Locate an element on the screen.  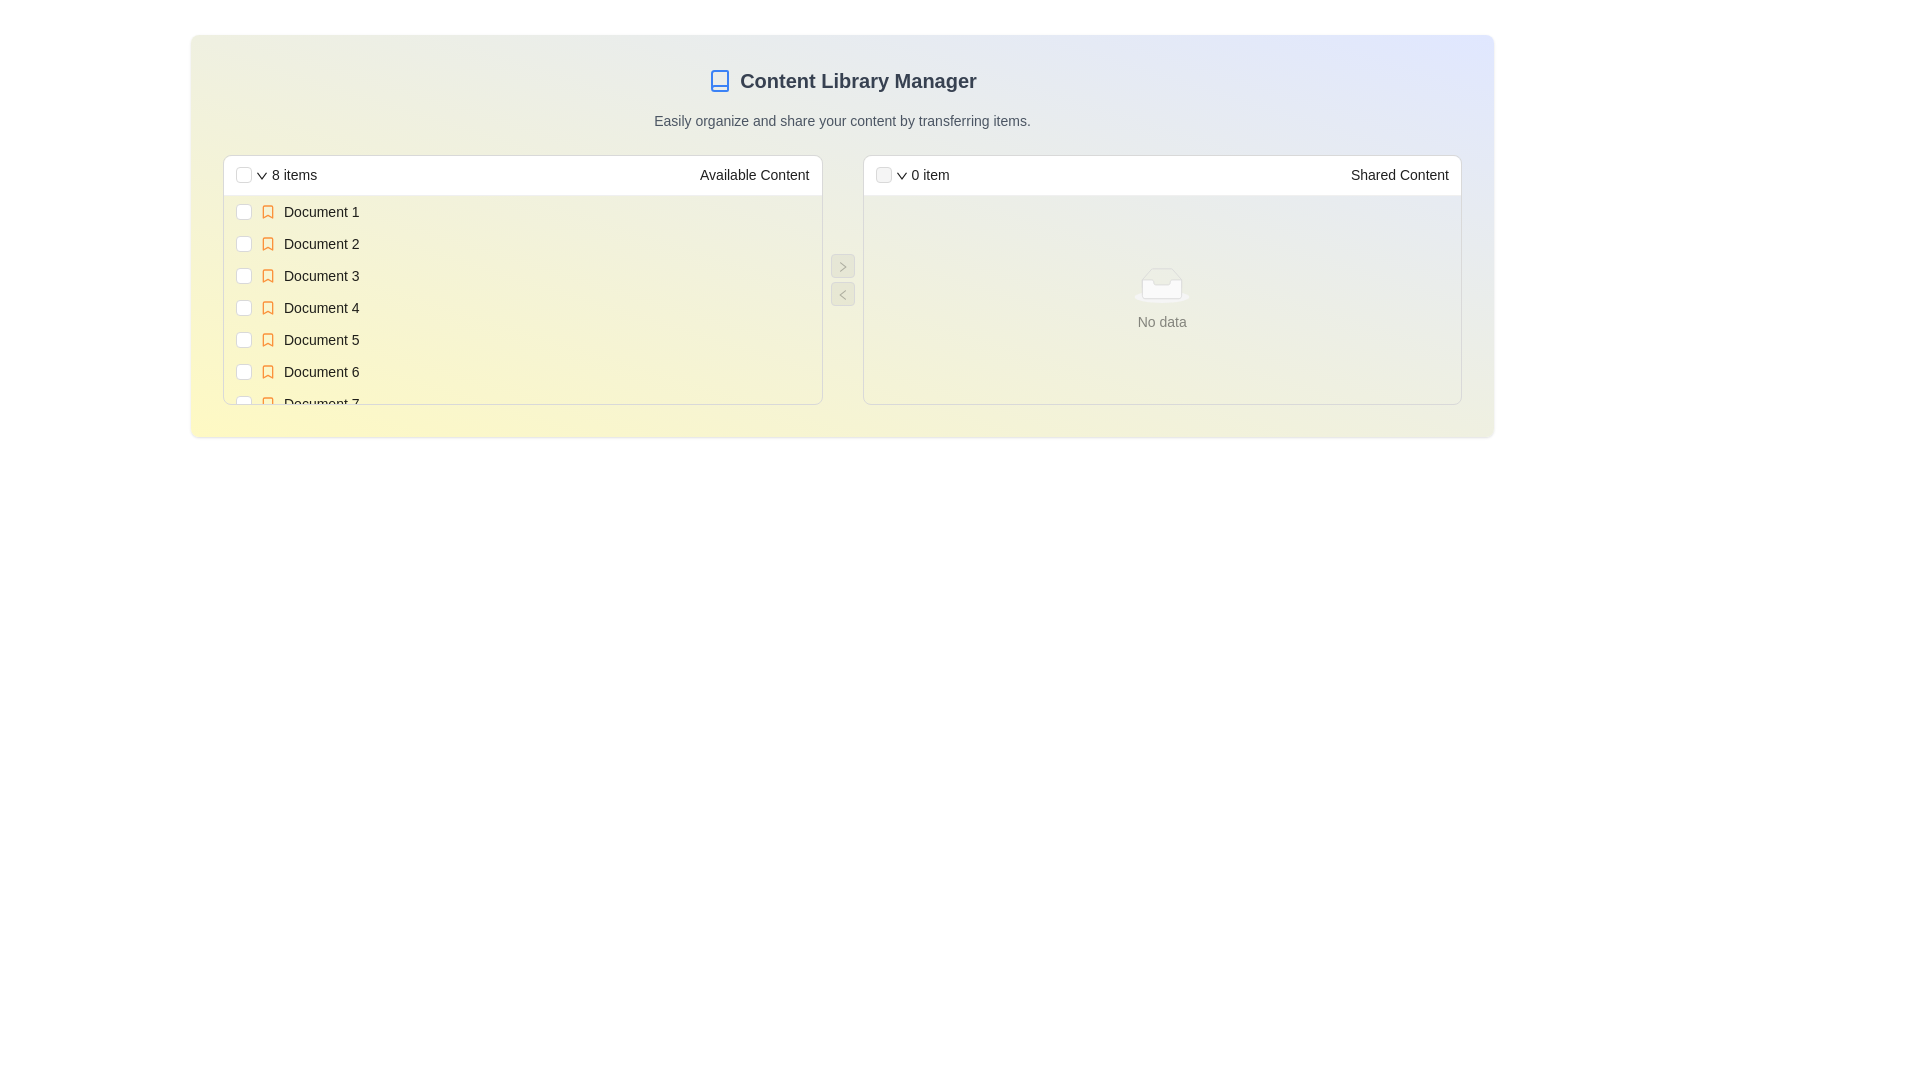
the checkbox for the list item titled 'Document 6' in the 'Available Content' section is located at coordinates (522, 371).